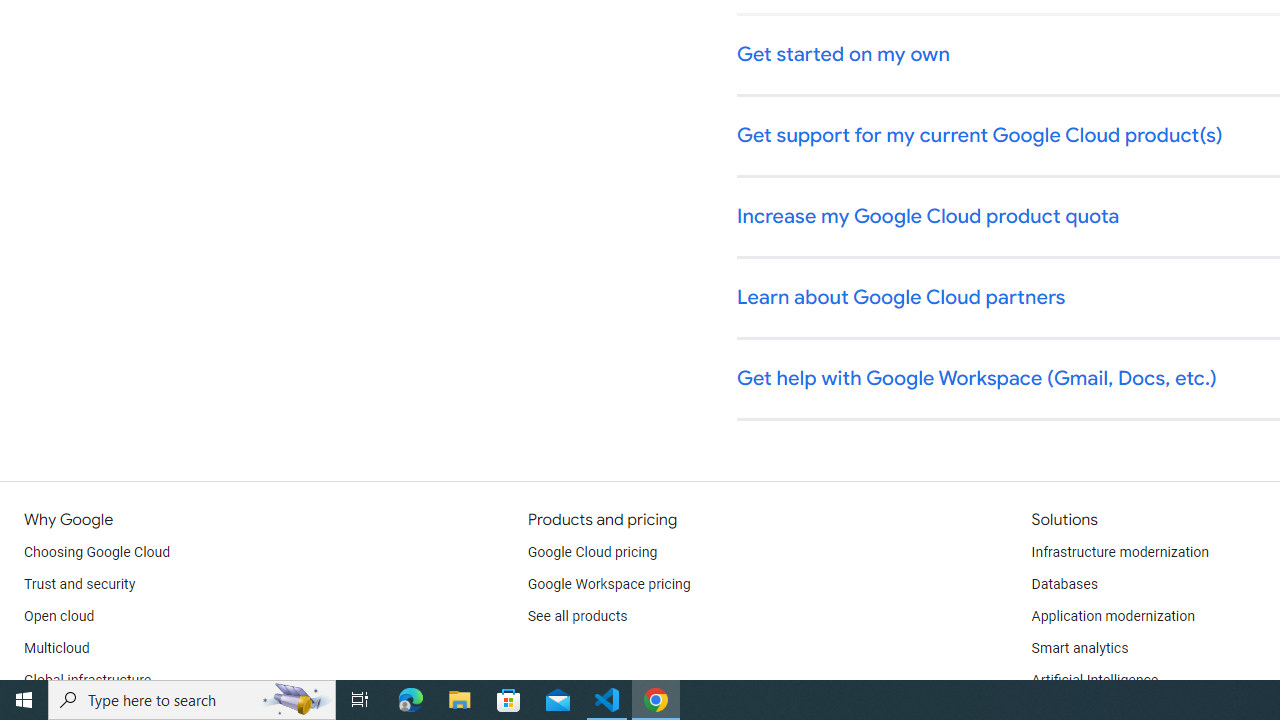 The image size is (1280, 720). I want to click on 'Infrastructure modernization', so click(1120, 552).